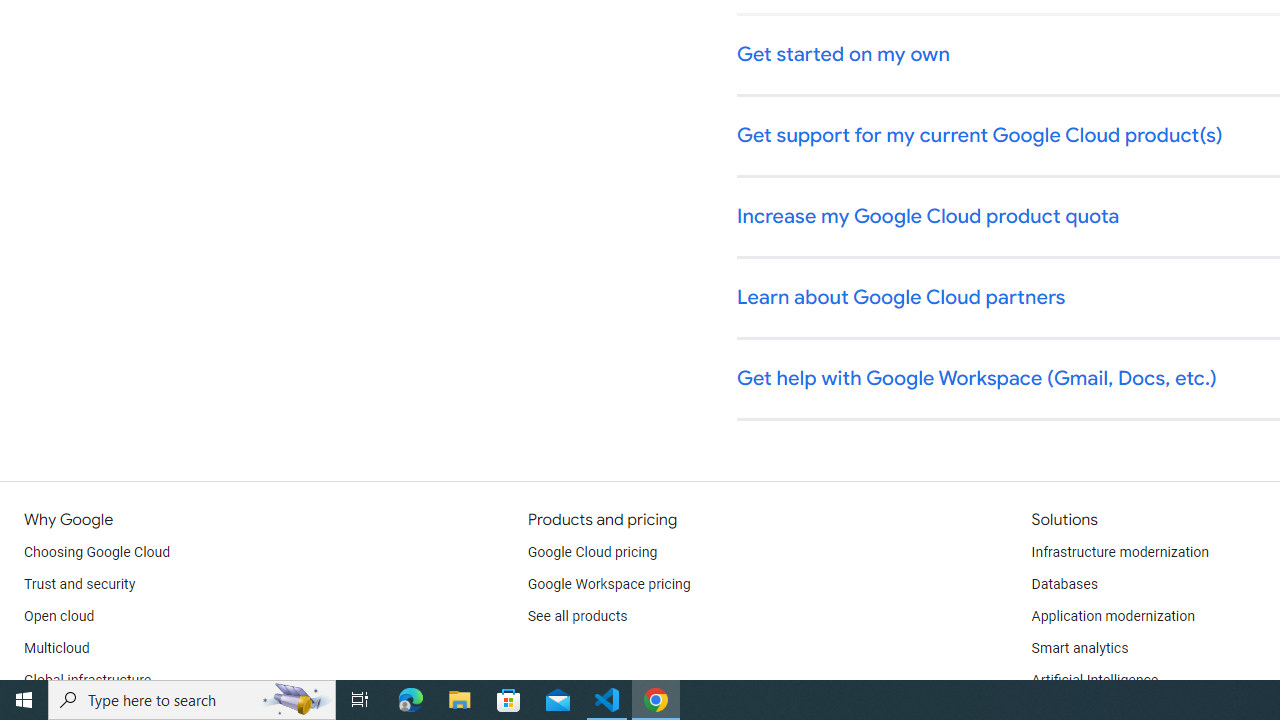 The image size is (1280, 720). I want to click on 'Infrastructure modernization', so click(1120, 552).